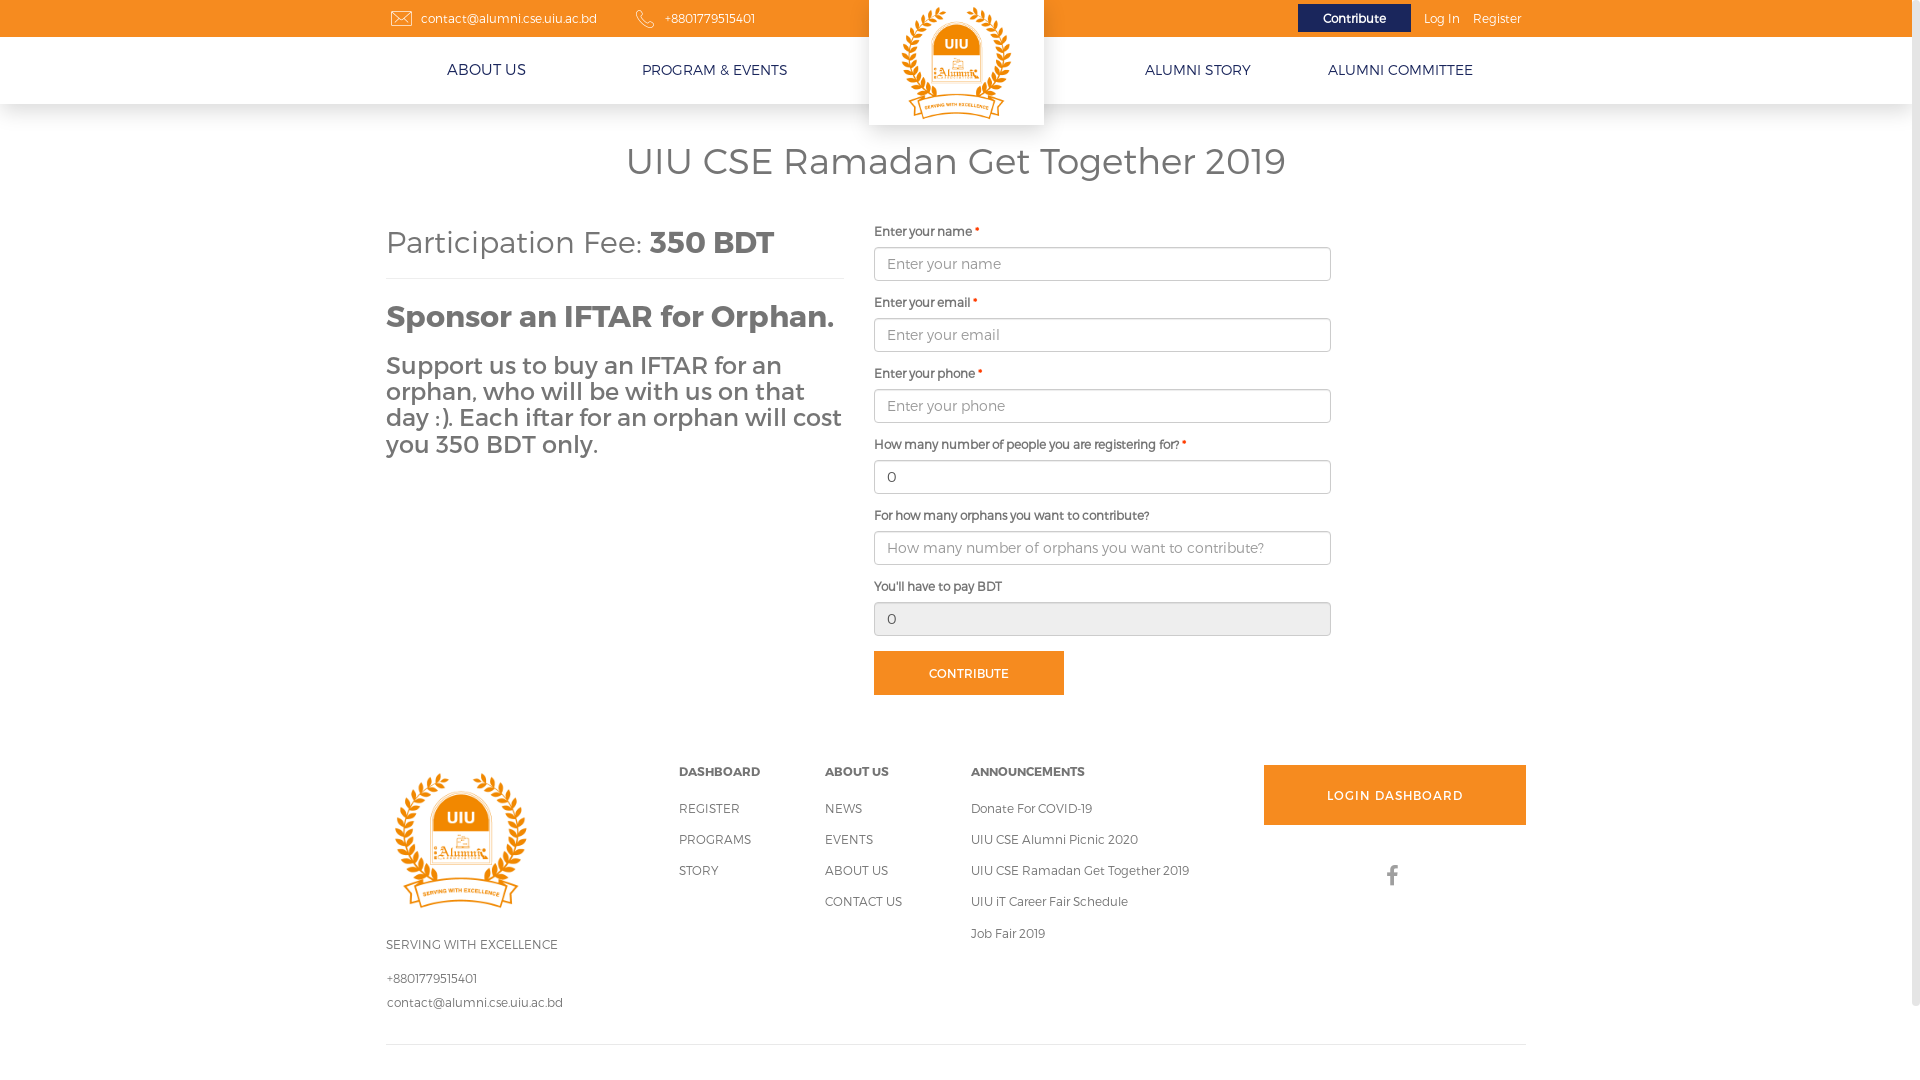 The image size is (1920, 1080). What do you see at coordinates (697, 869) in the screenshot?
I see `'STORY'` at bounding box center [697, 869].